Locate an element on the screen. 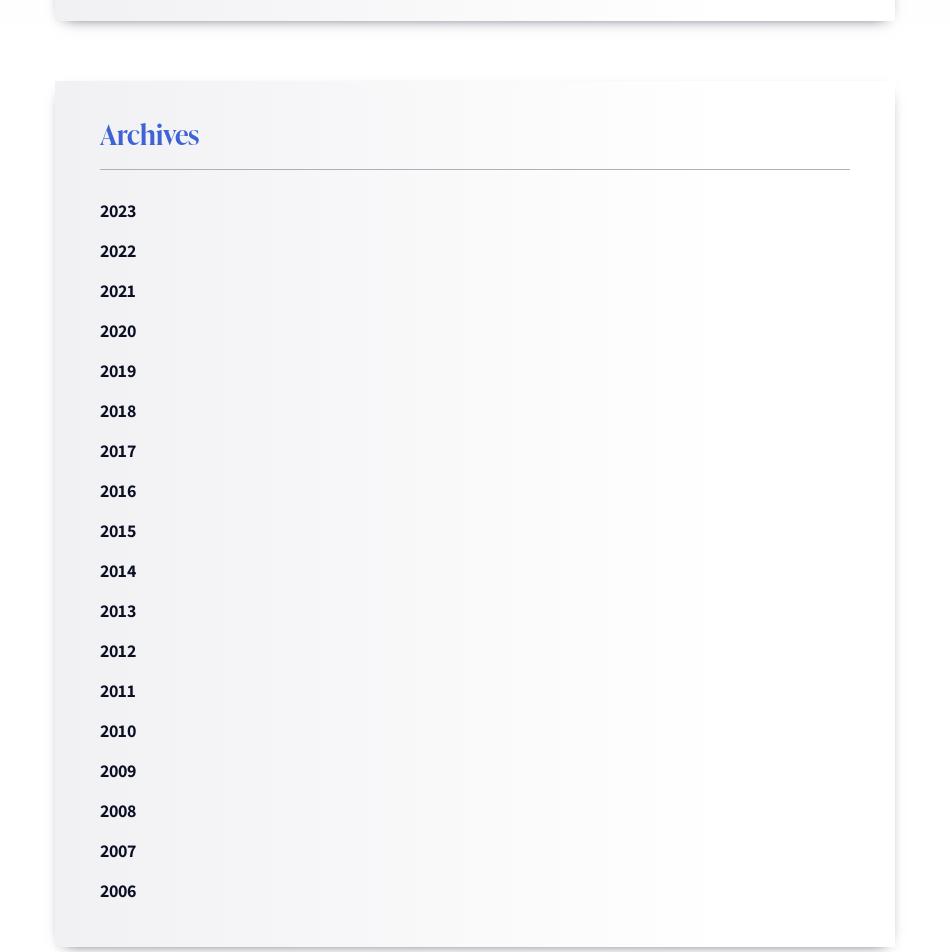 Image resolution: width=950 pixels, height=952 pixels. '2010' is located at coordinates (117, 730).